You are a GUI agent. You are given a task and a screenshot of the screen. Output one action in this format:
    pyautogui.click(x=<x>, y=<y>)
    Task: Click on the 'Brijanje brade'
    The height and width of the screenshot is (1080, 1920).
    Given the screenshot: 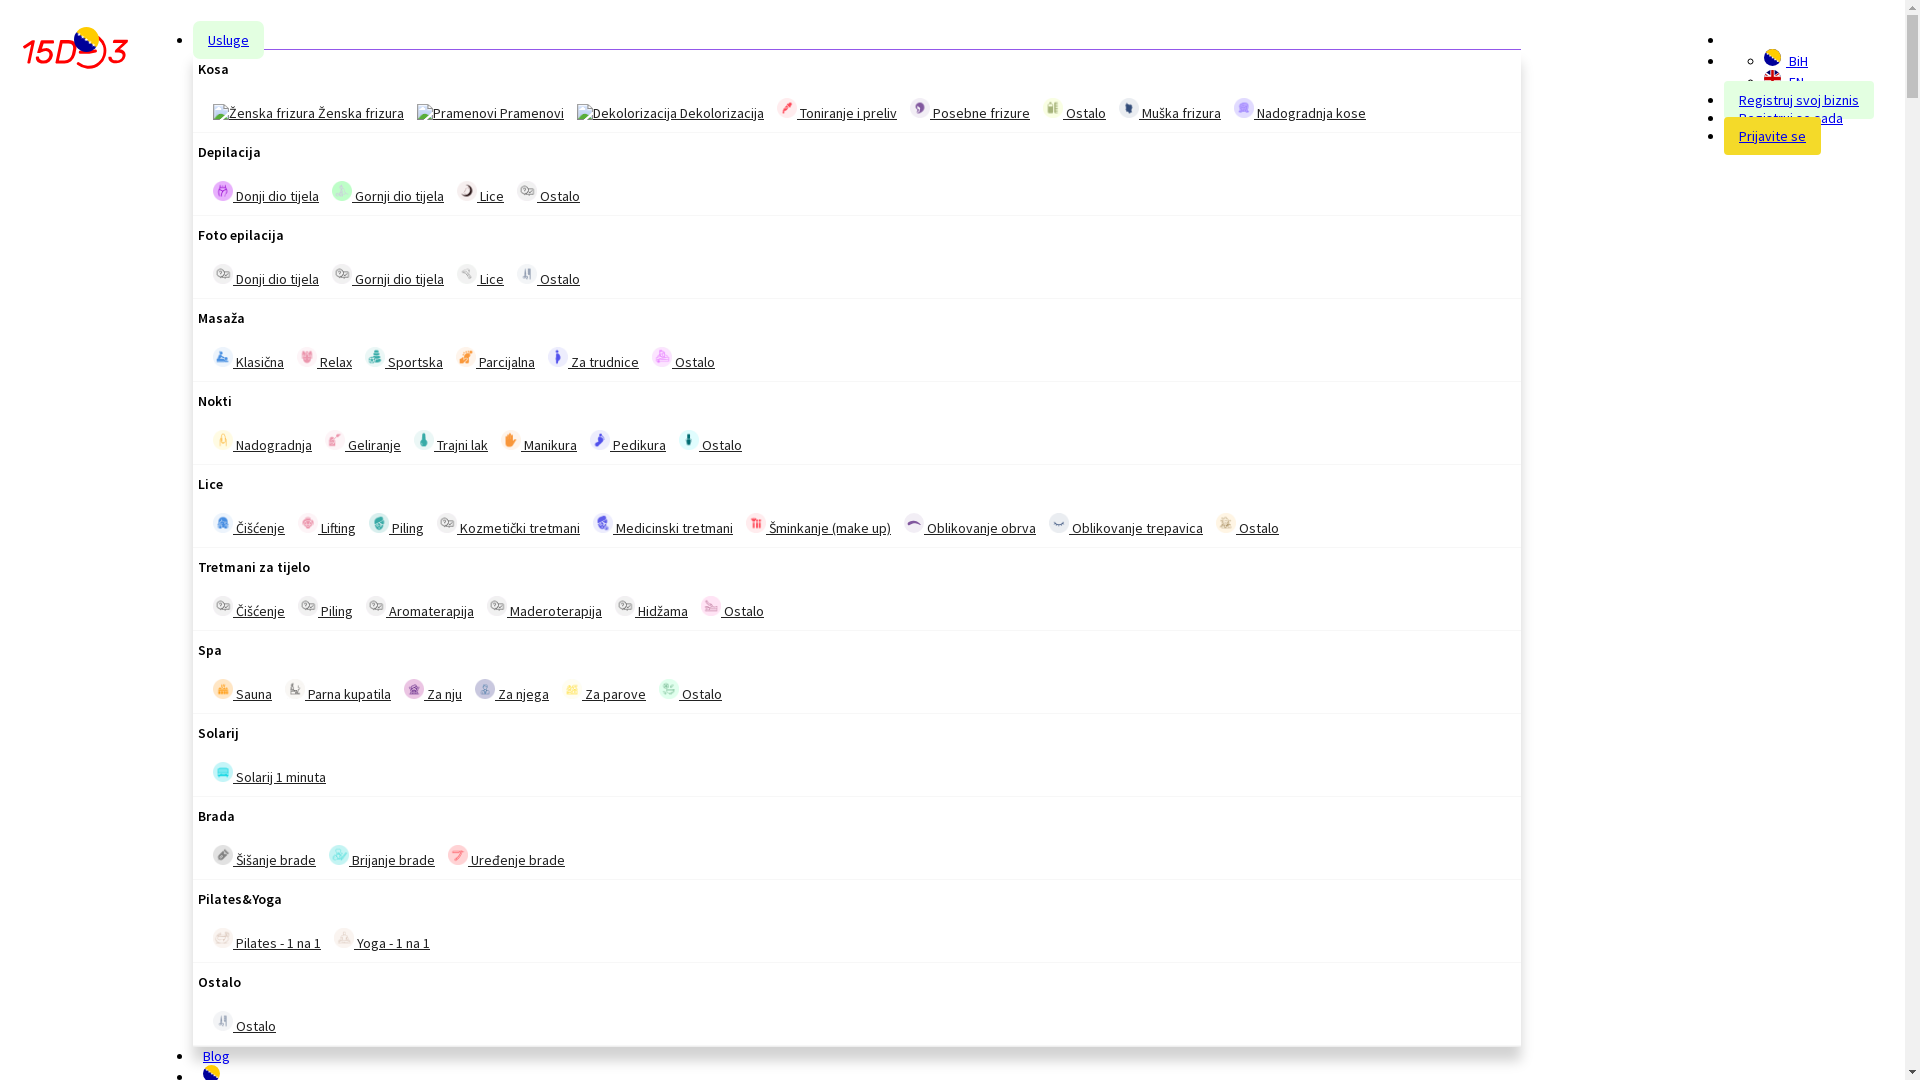 What is the action you would take?
    pyautogui.click(x=339, y=855)
    